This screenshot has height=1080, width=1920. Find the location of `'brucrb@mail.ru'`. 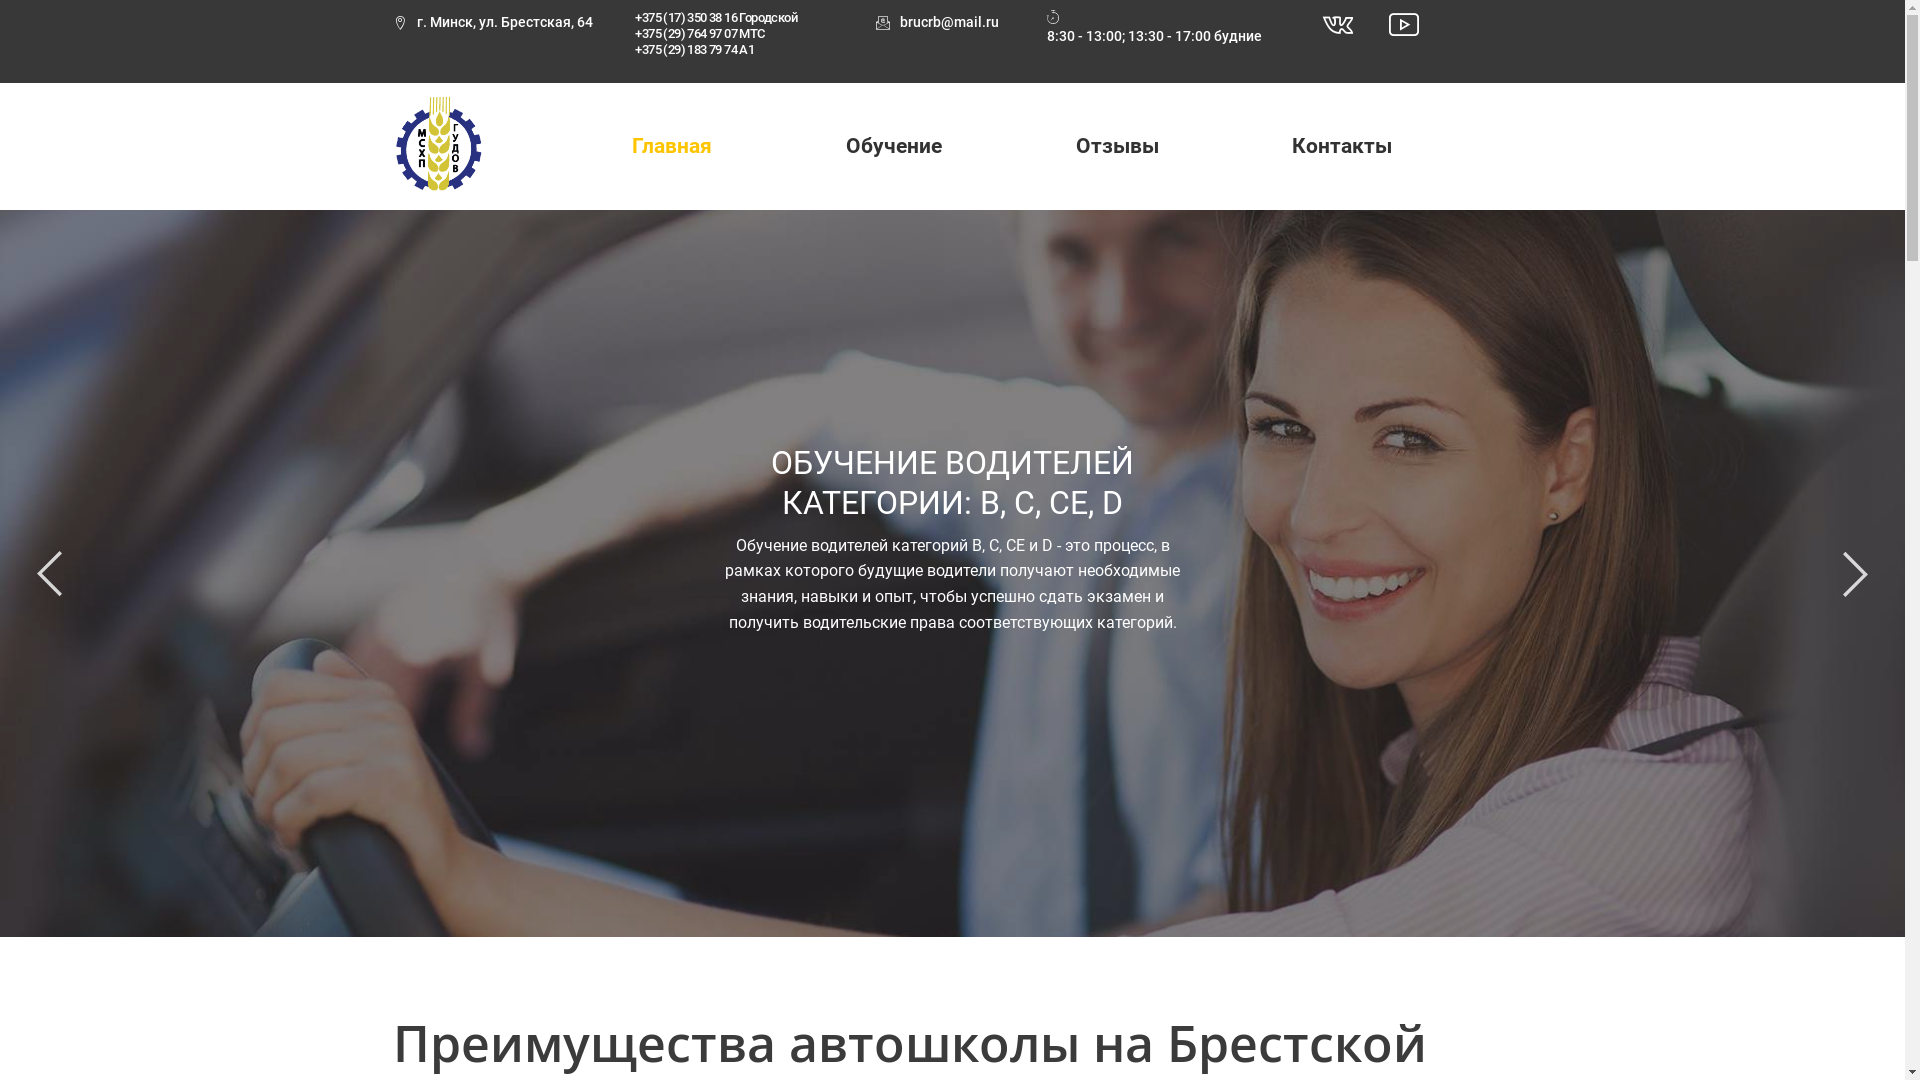

'brucrb@mail.ru' is located at coordinates (936, 23).